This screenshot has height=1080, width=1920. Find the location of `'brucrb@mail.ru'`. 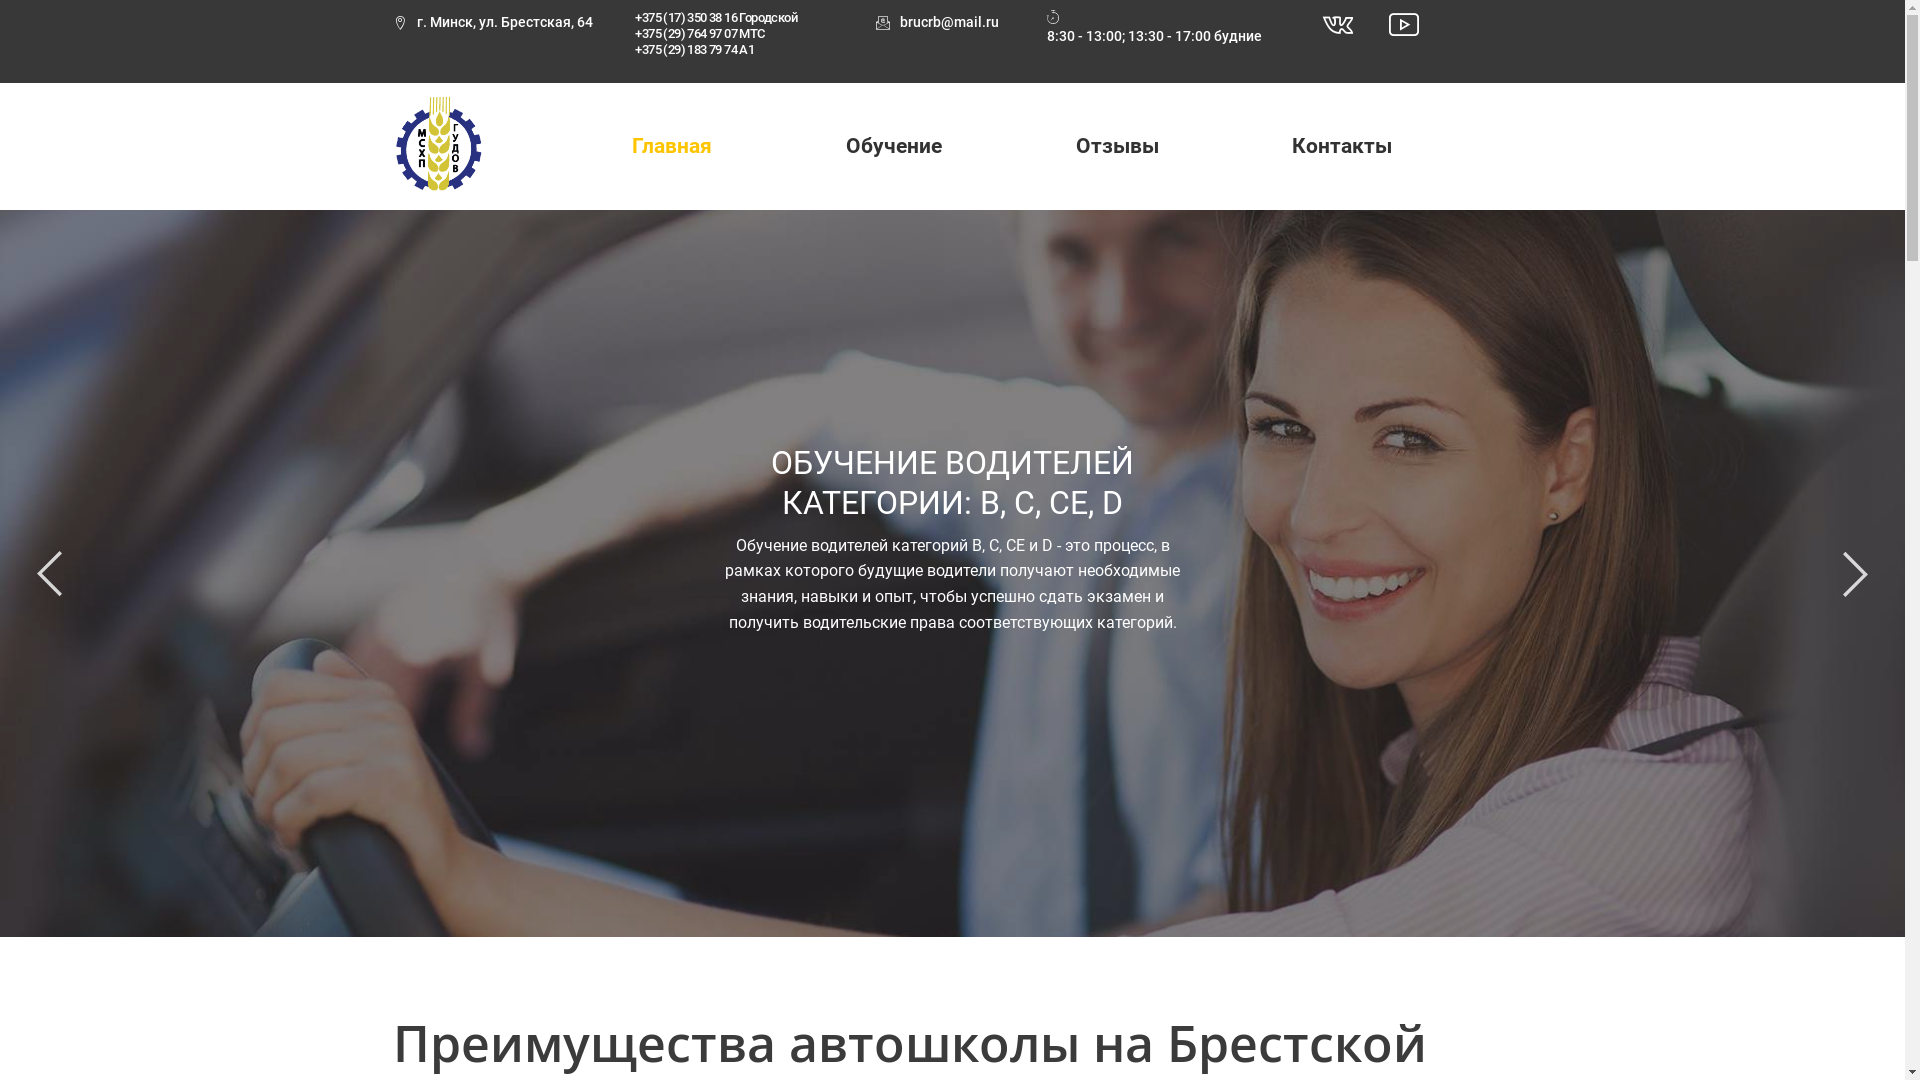

'brucrb@mail.ru' is located at coordinates (936, 23).